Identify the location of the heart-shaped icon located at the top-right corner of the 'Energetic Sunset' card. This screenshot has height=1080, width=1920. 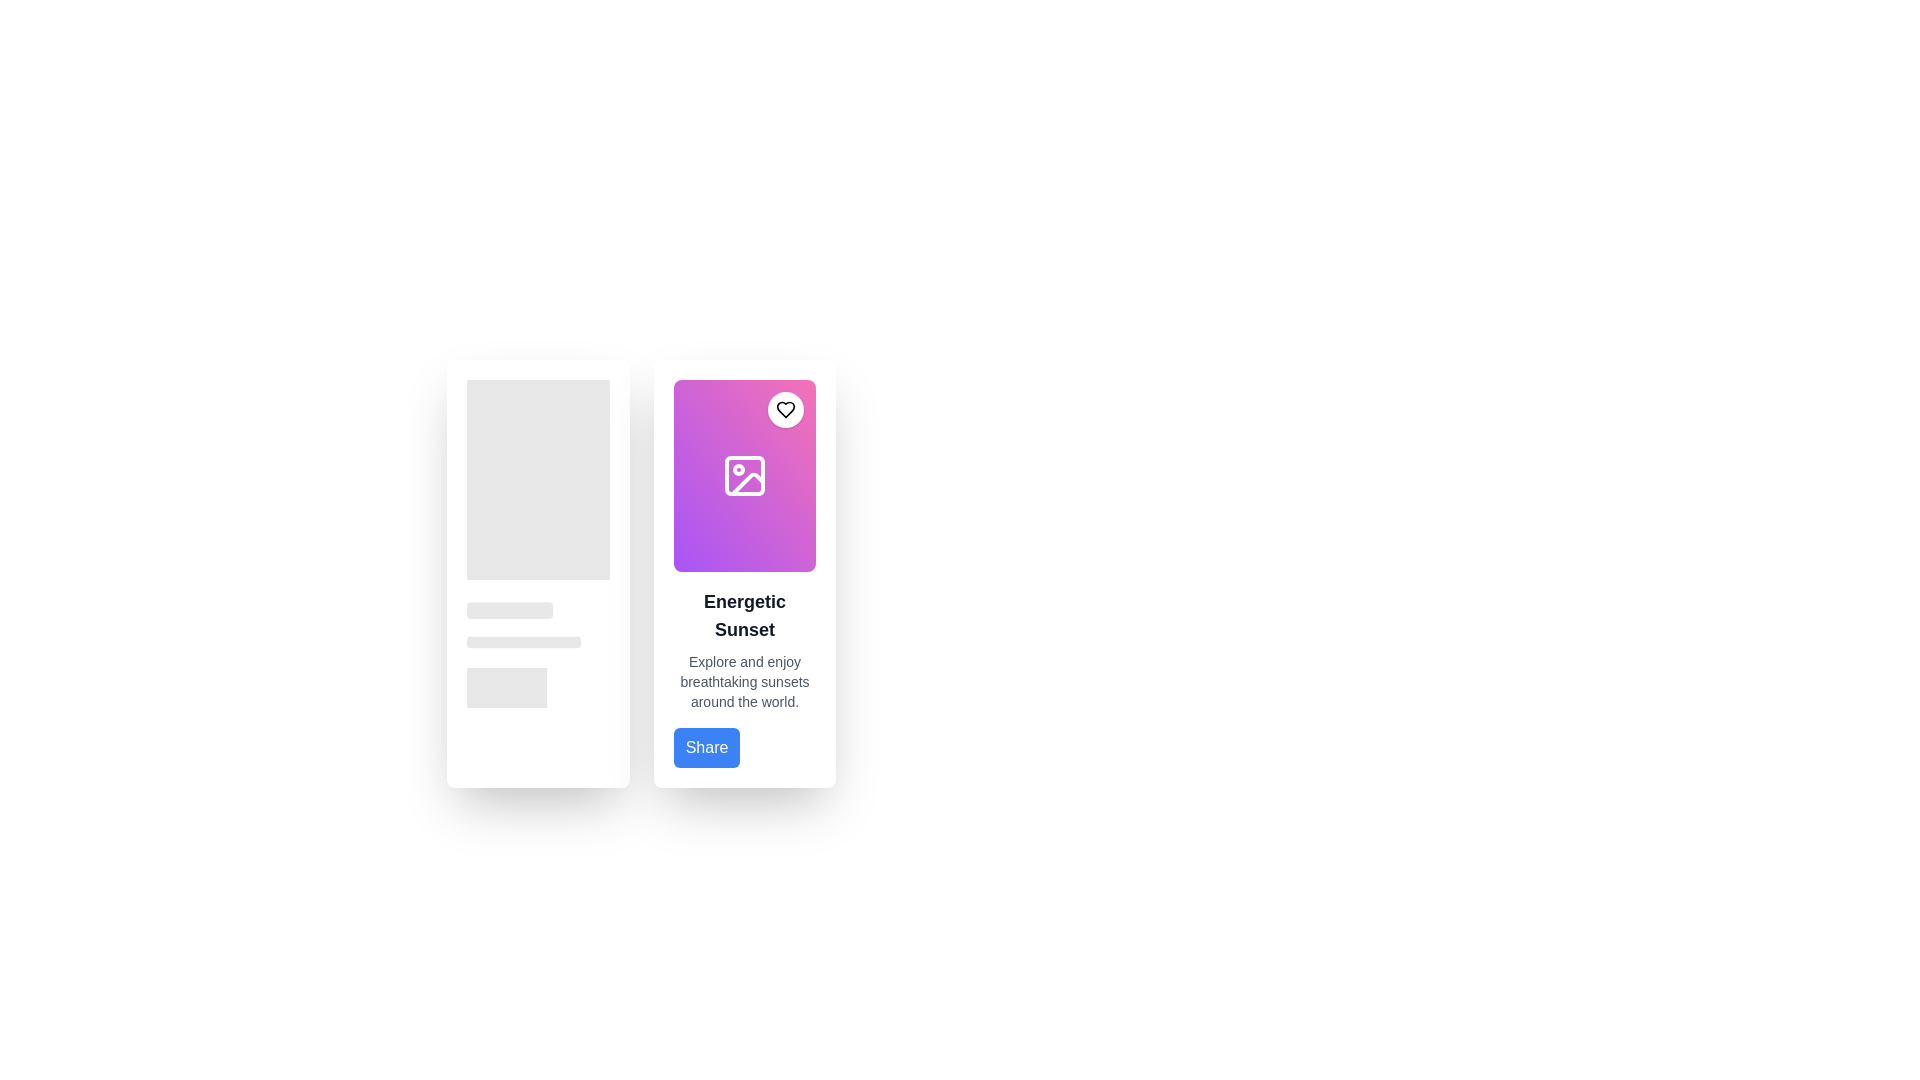
(785, 408).